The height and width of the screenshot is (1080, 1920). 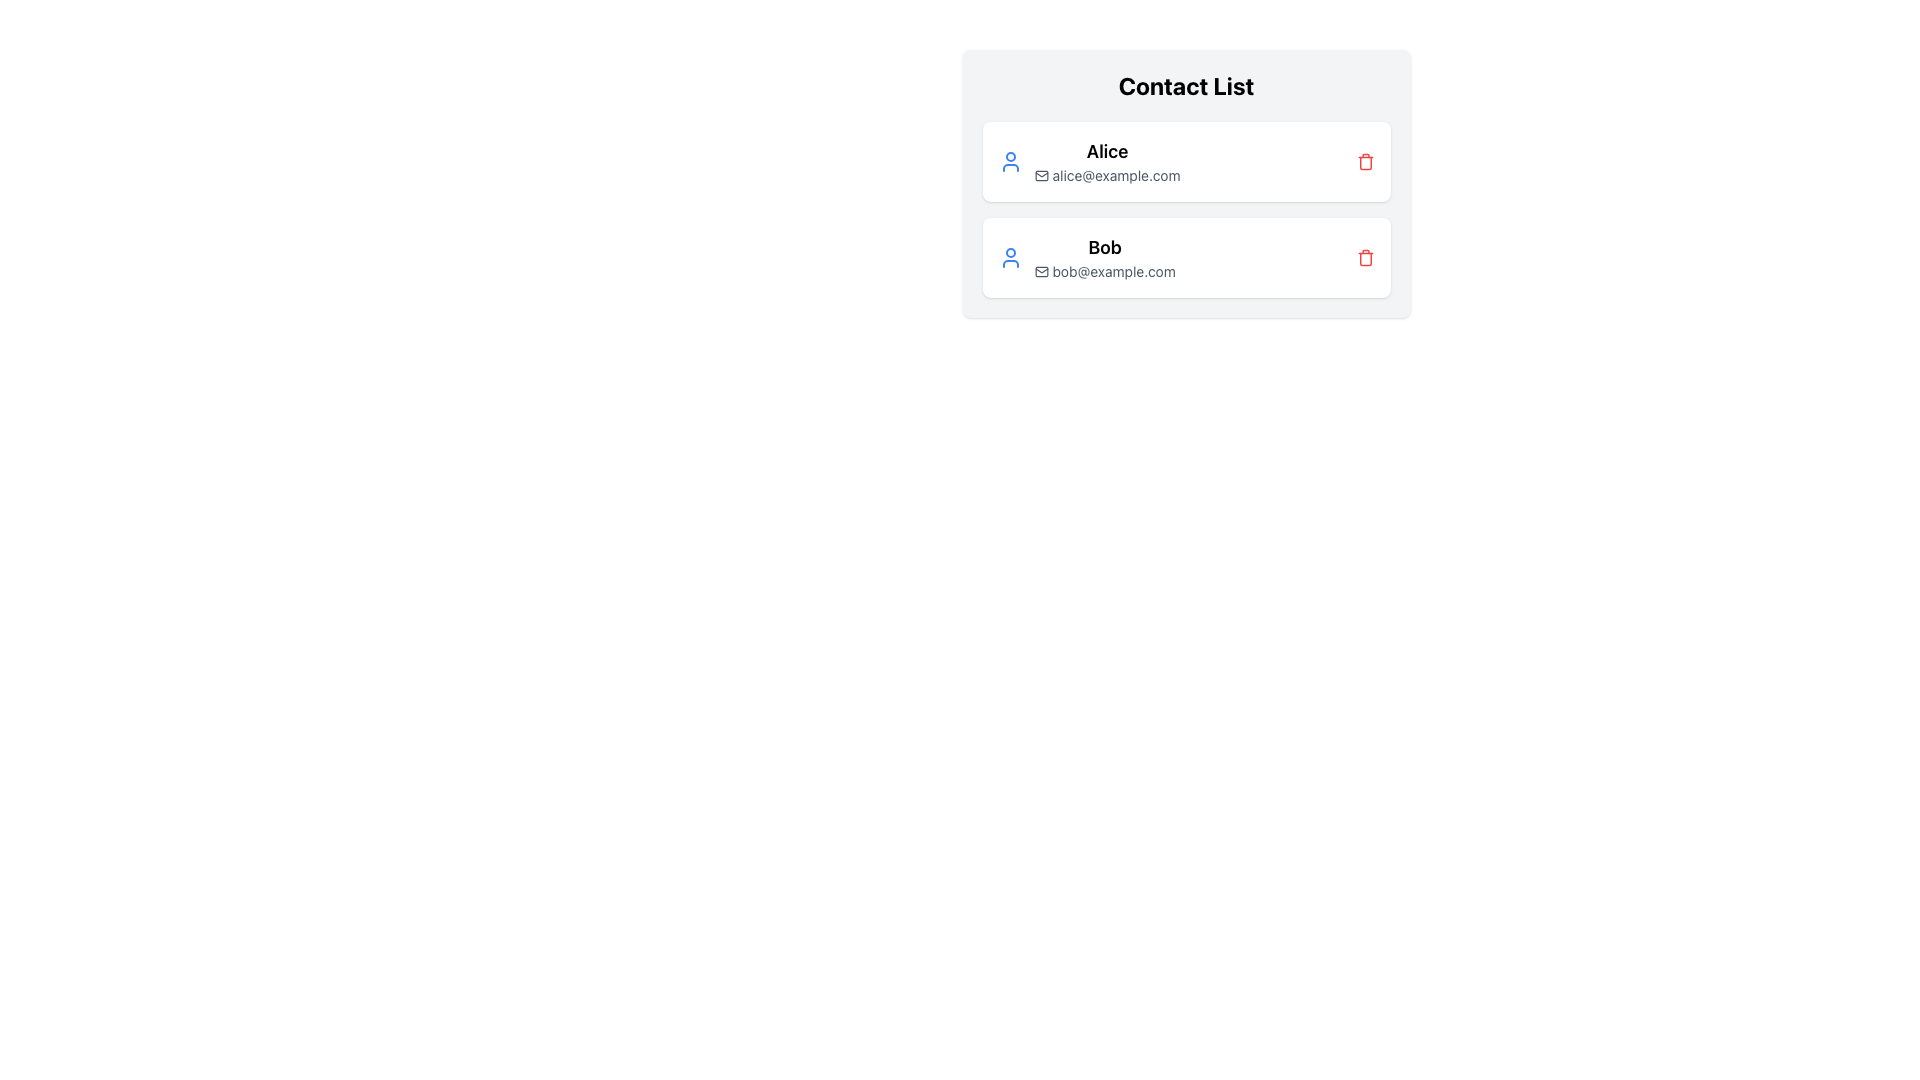 What do you see at coordinates (1104, 272) in the screenshot?
I see `the email address element displaying 'bob@example.com' in gray font, located` at bounding box center [1104, 272].